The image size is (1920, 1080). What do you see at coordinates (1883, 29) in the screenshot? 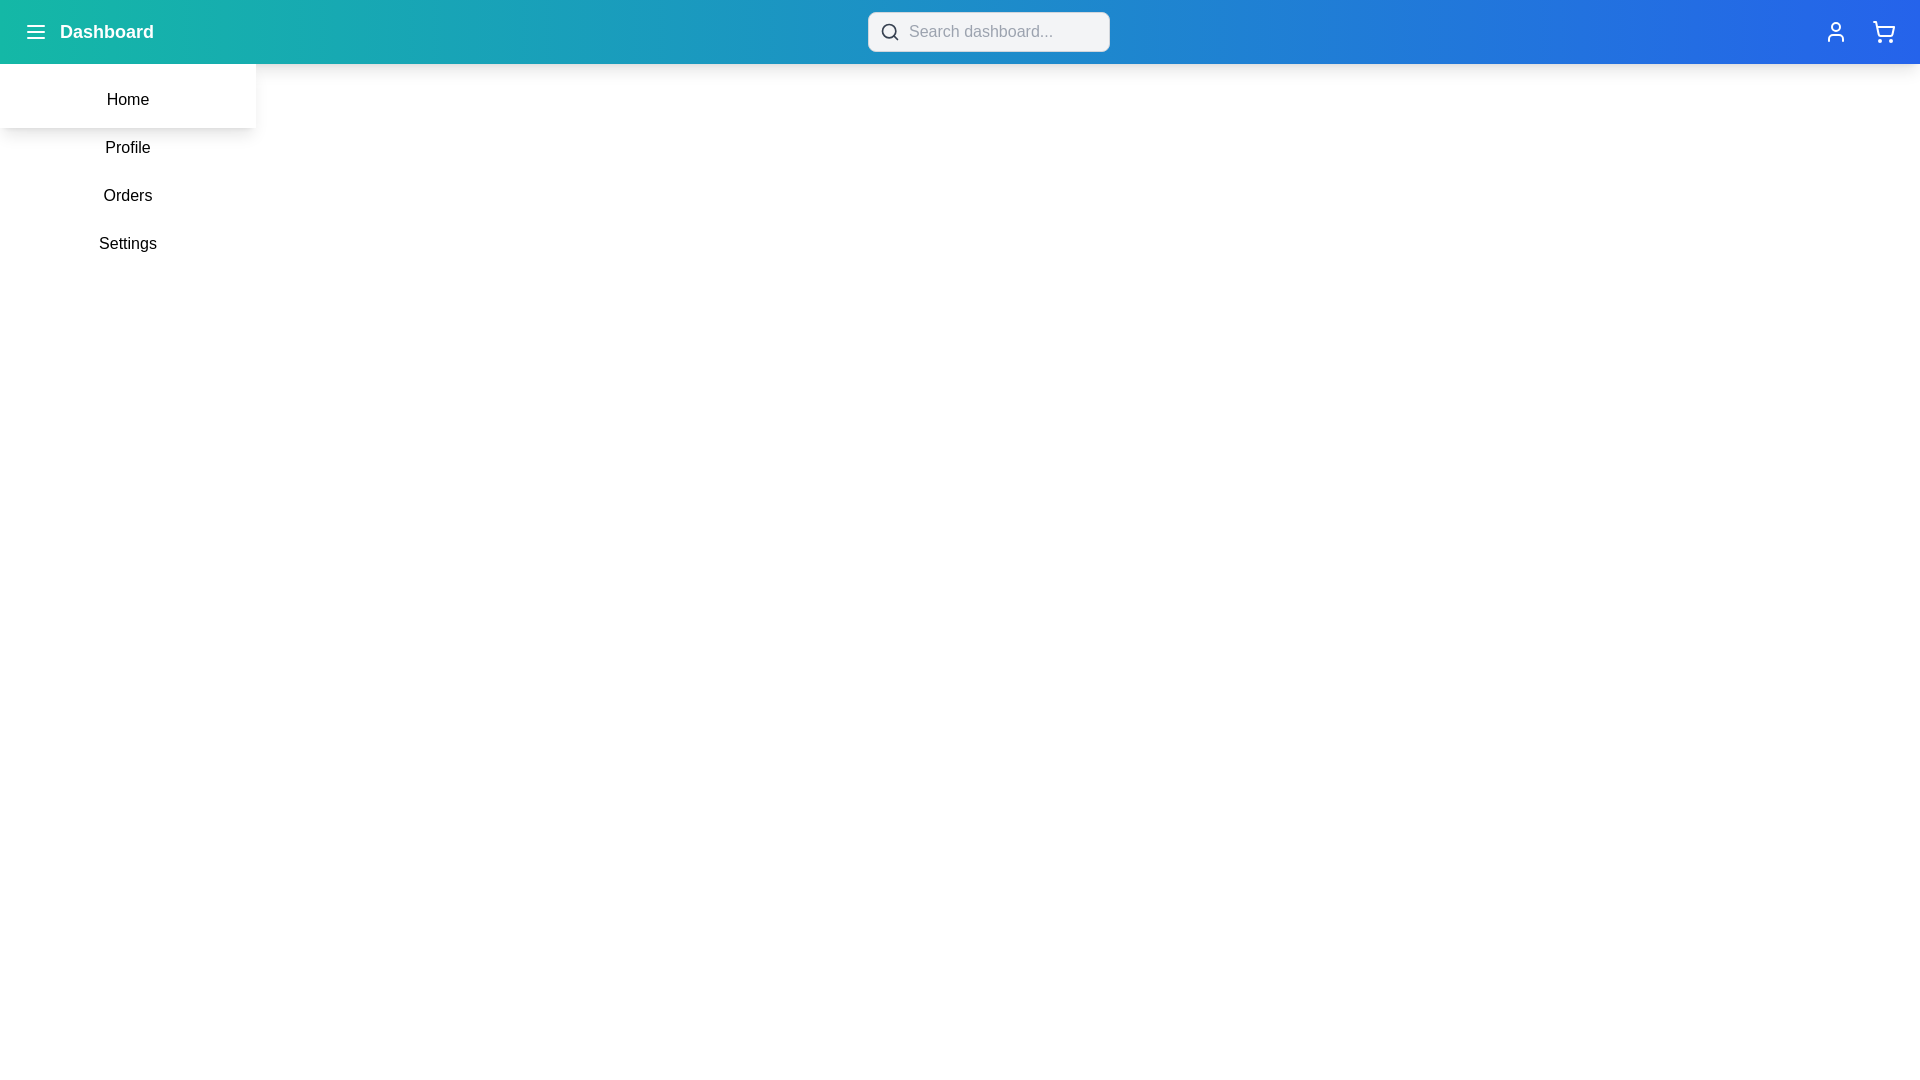
I see `the main body of the shopping cart icon located in the top-right corner of the navigation bar to redirect to the shopping cart or checkout page` at bounding box center [1883, 29].